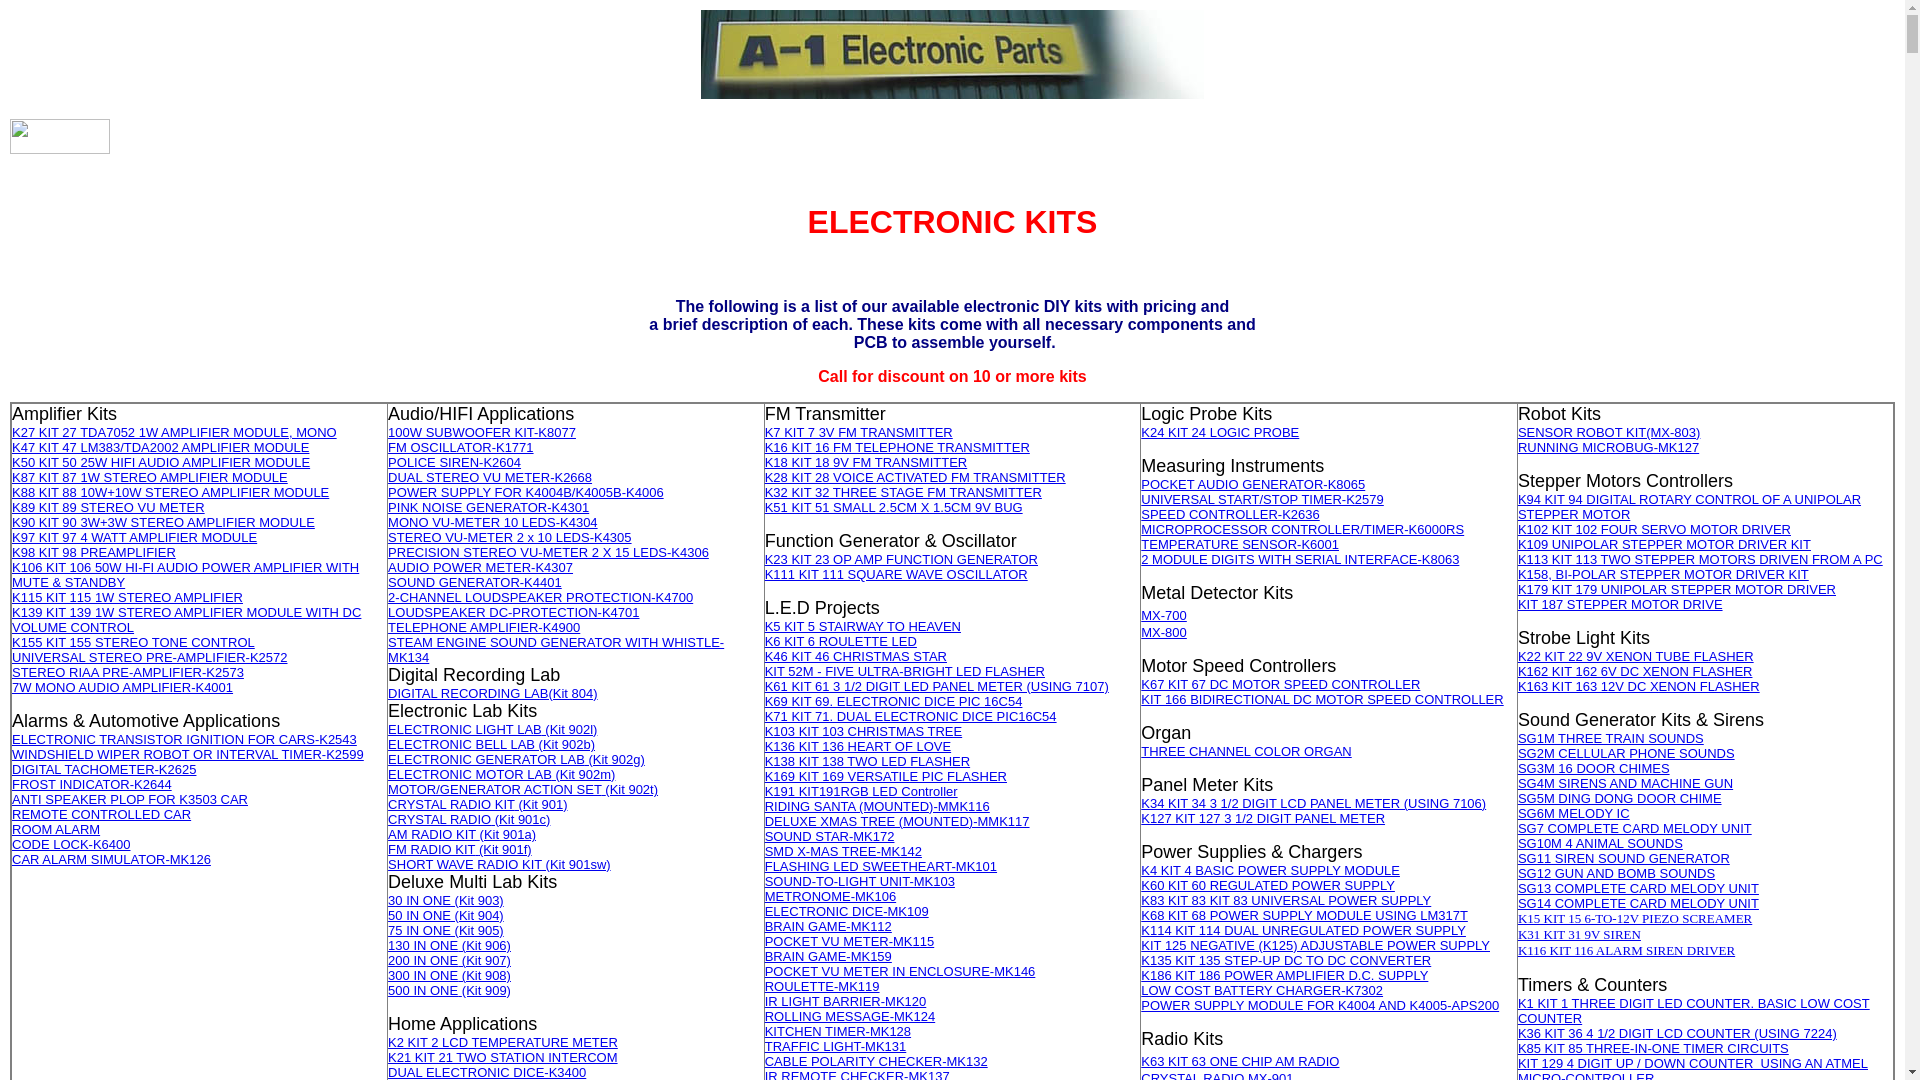  What do you see at coordinates (1280, 683) in the screenshot?
I see `'K67 KIT 67 DC MOTOR SPEED CONTROLLER'` at bounding box center [1280, 683].